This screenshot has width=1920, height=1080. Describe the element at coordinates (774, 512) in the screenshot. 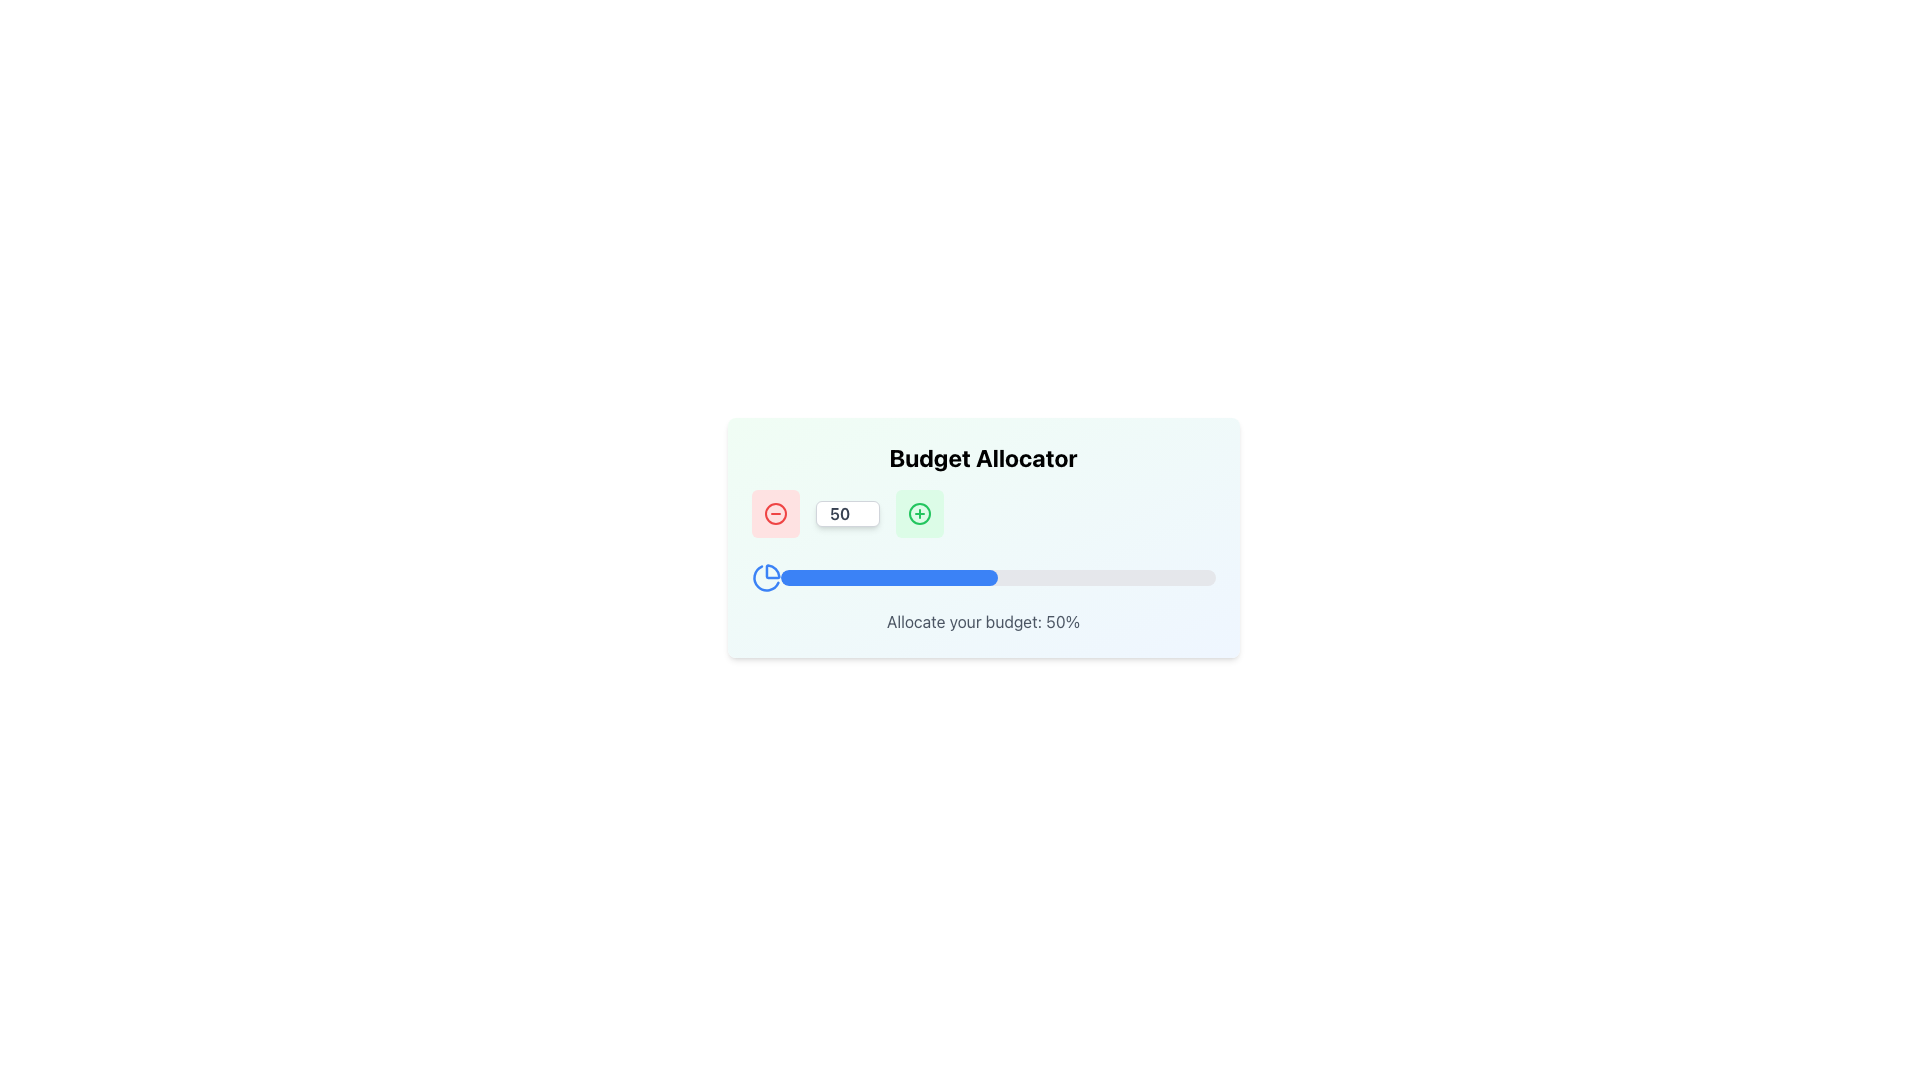

I see `the red circular button that represents the subtract action in the 'Budget Allocator' interface` at that location.